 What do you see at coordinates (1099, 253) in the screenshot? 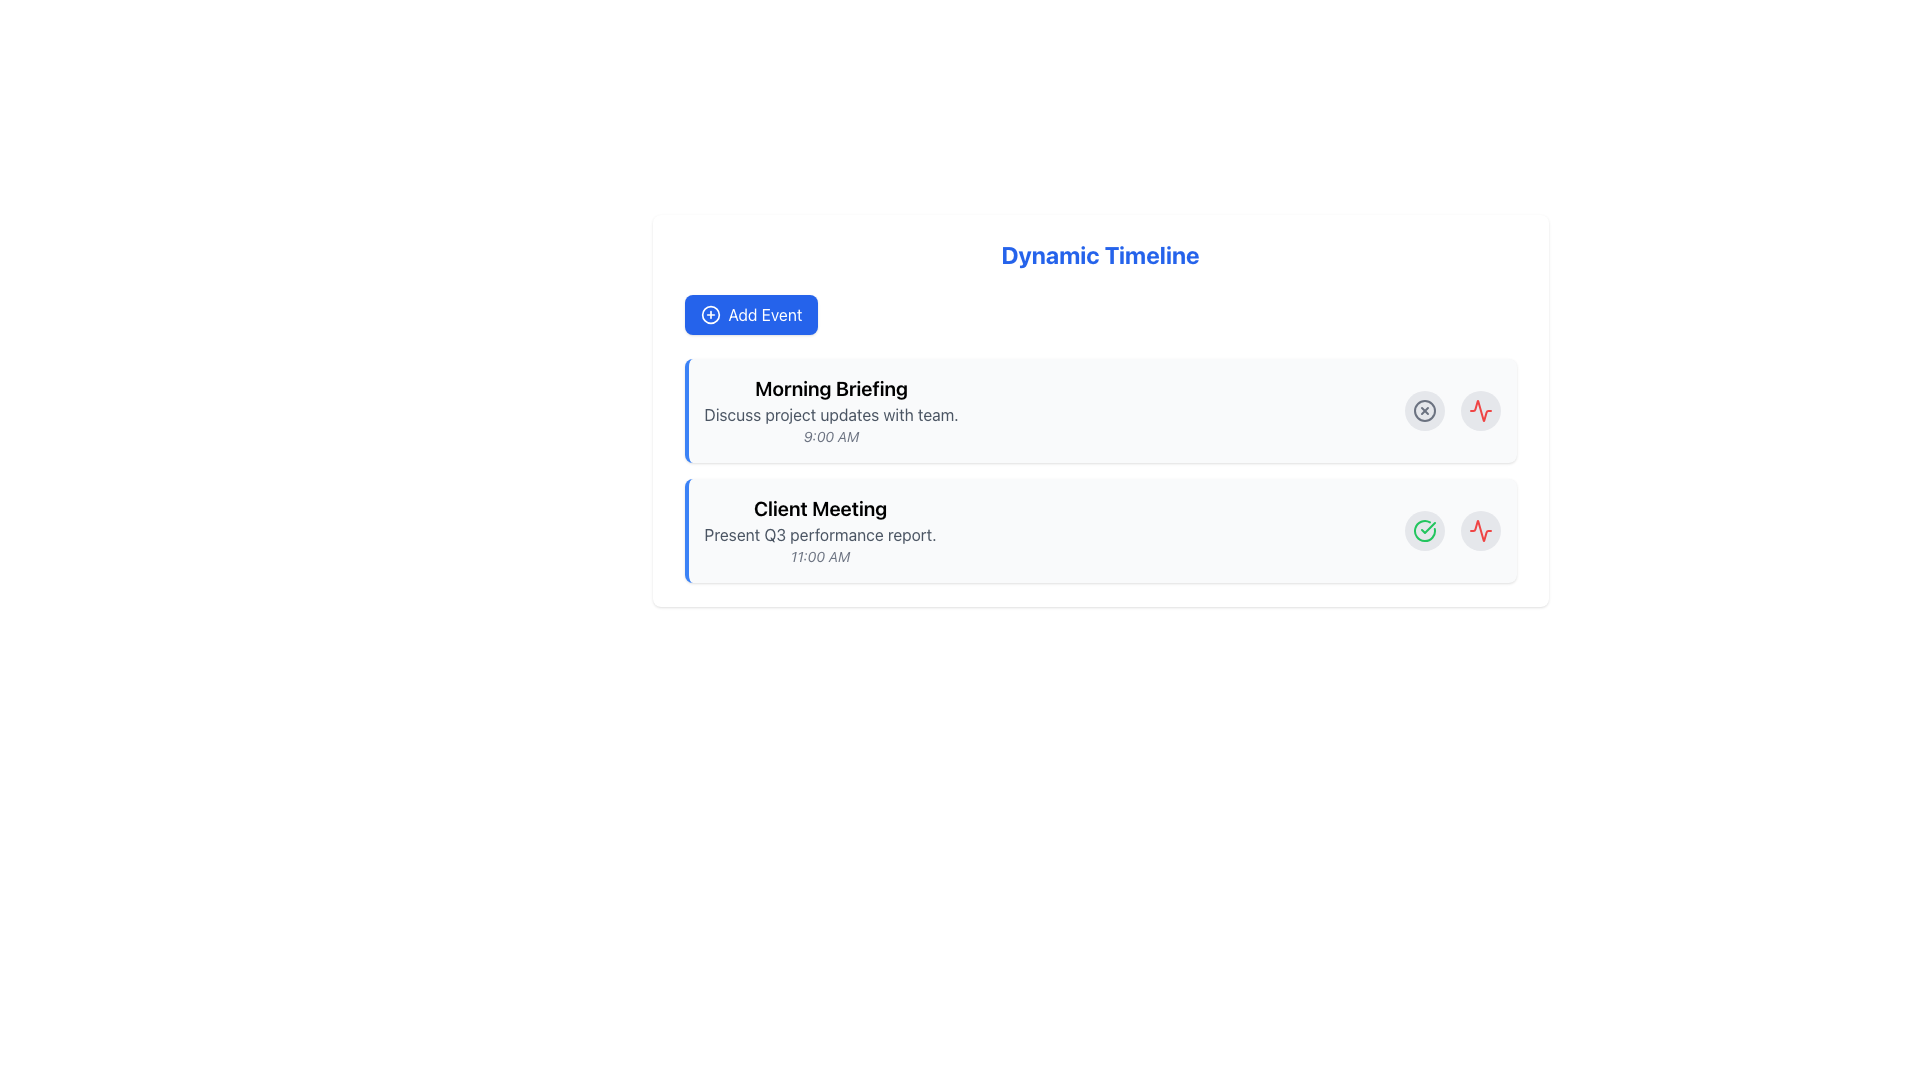
I see `the static text header that serves as a title for the dynamic timeline section, which is centrally positioned above the 'Add Event' button` at bounding box center [1099, 253].